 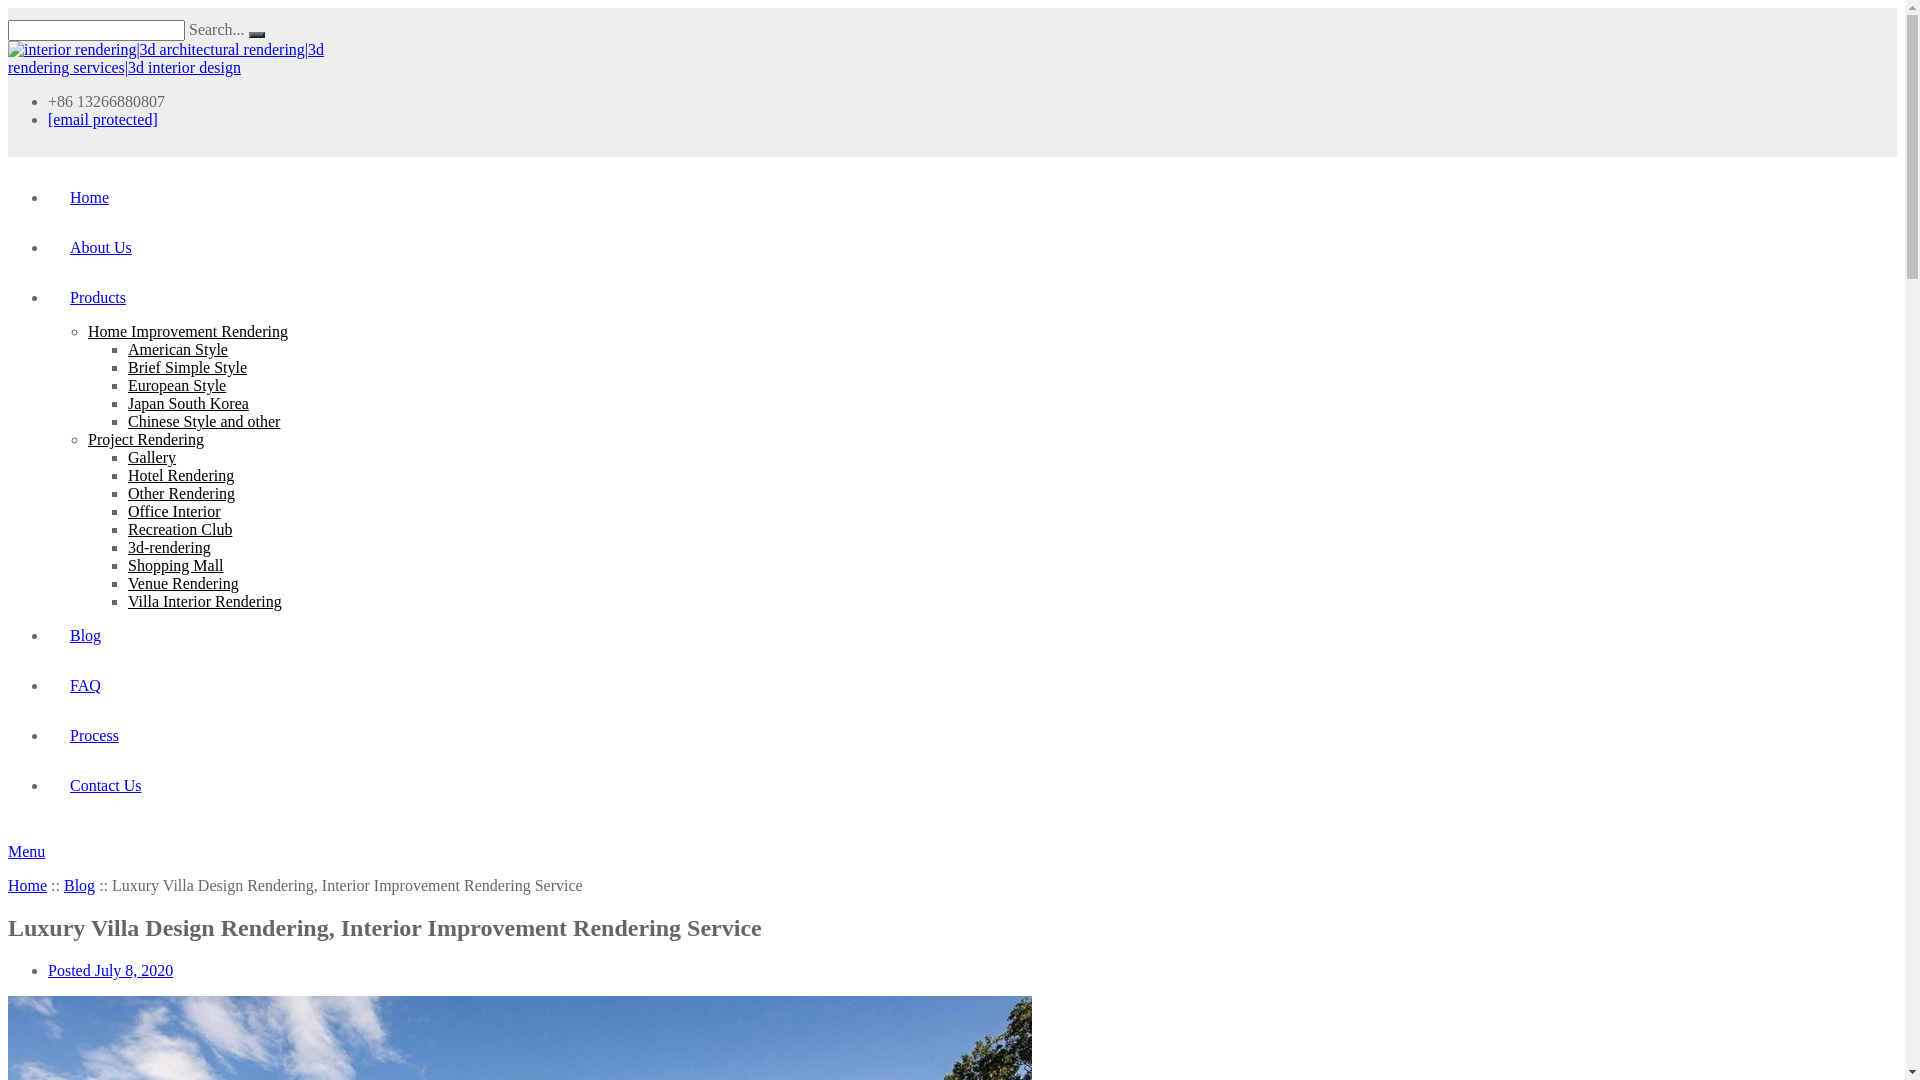 I want to click on 'Venue Rendering', so click(x=183, y=583).